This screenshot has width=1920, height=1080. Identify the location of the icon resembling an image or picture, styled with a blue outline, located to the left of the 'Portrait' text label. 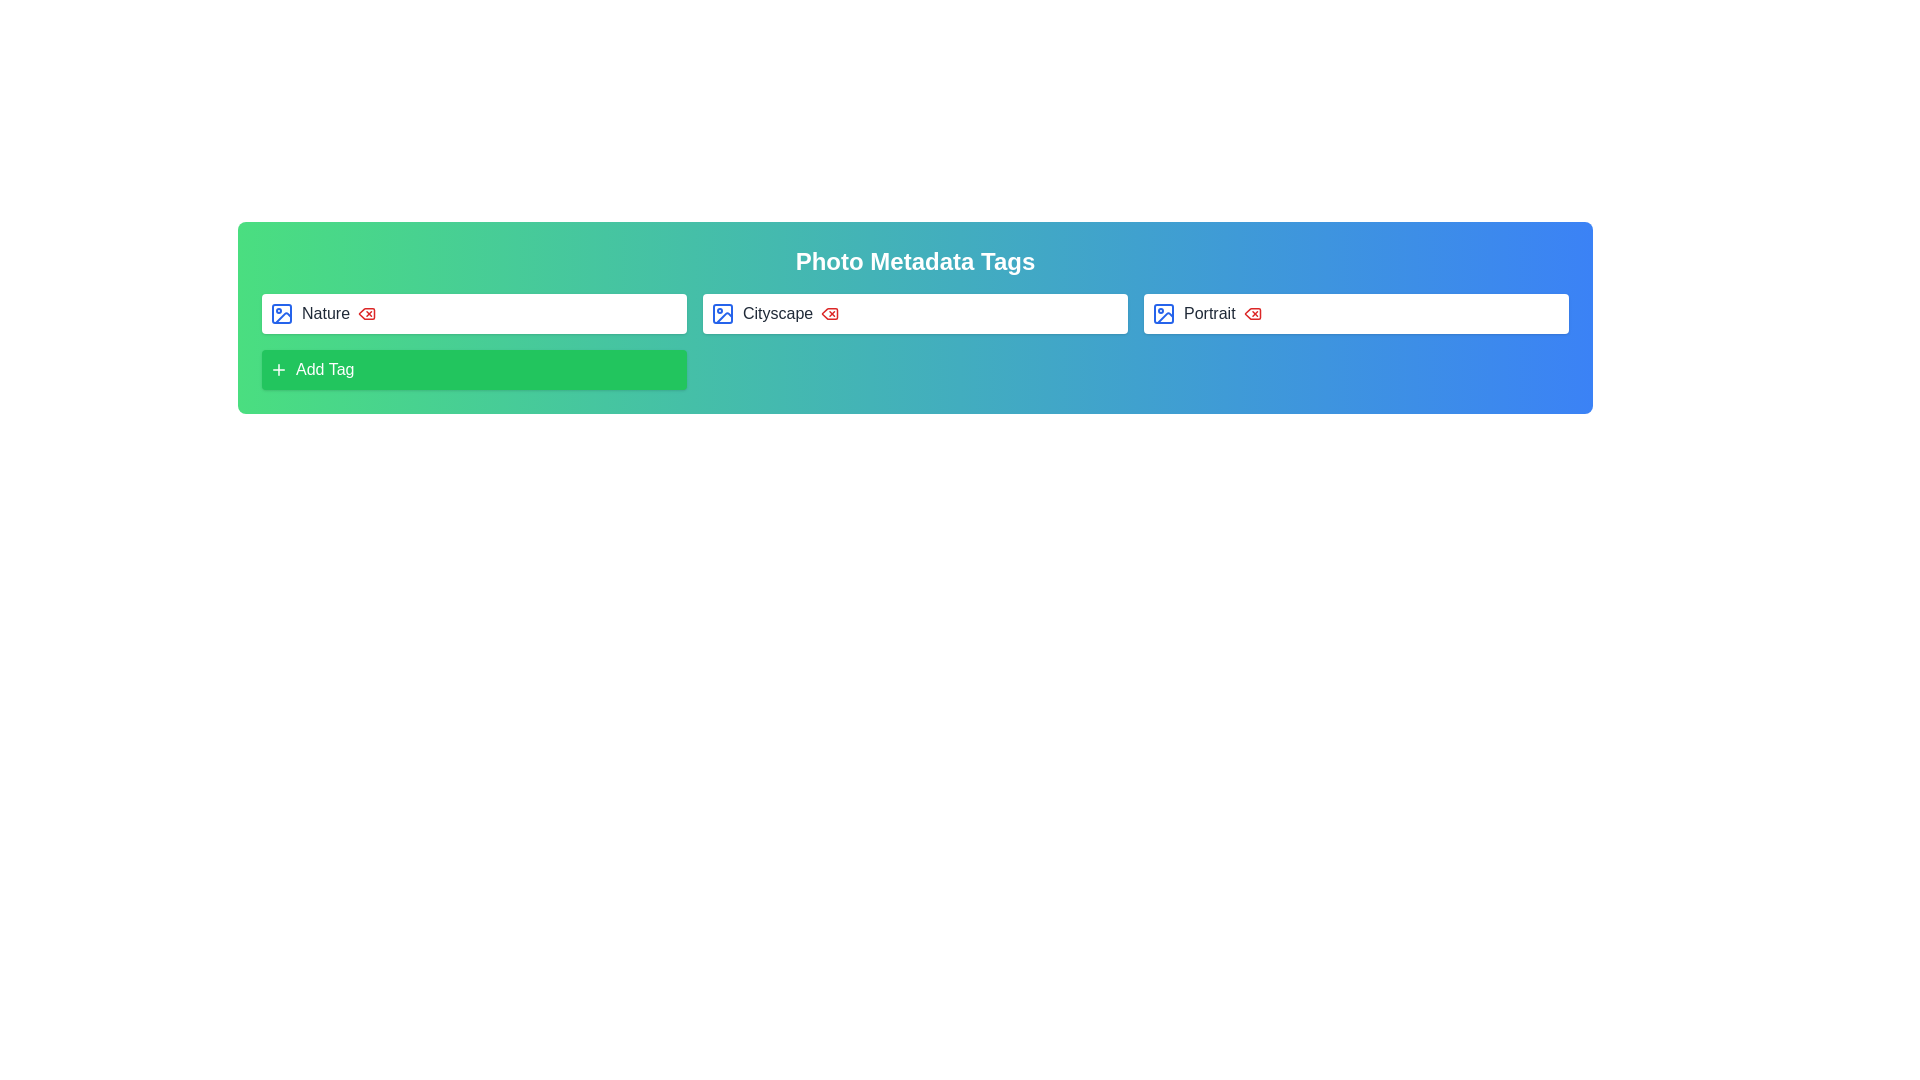
(1163, 313).